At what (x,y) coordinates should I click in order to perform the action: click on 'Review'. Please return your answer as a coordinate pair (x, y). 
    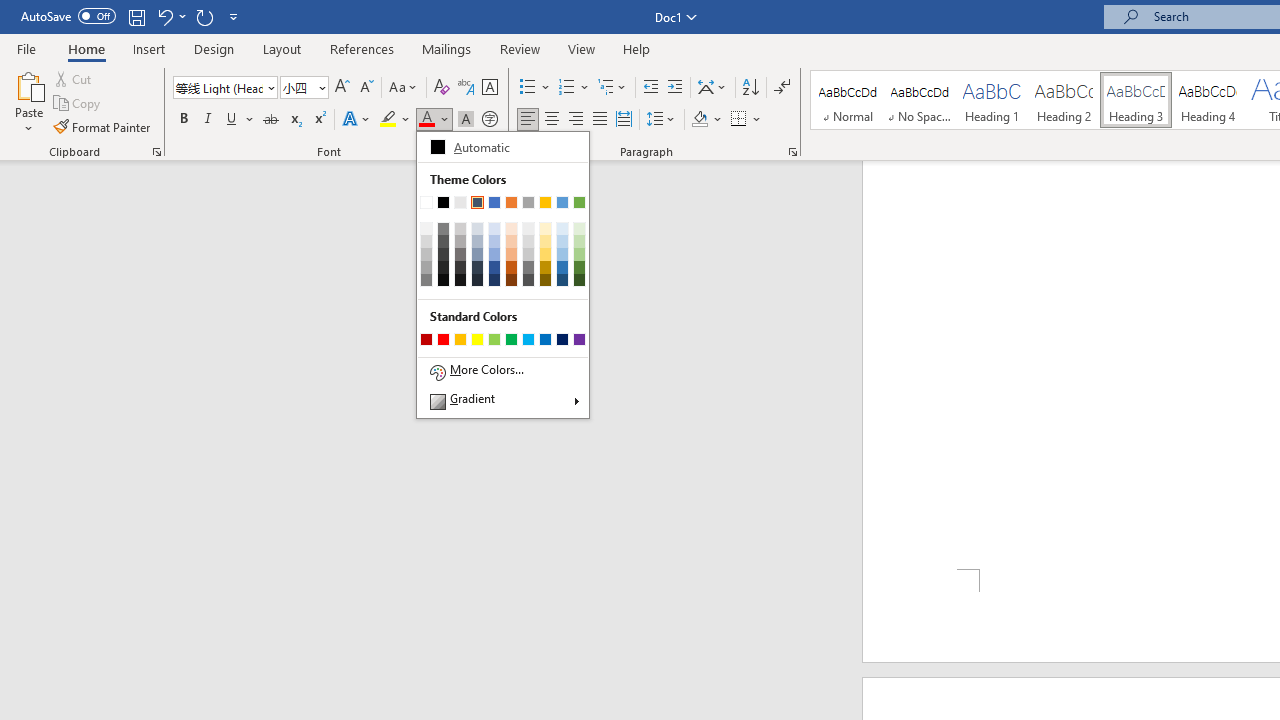
    Looking at the image, I should click on (520, 48).